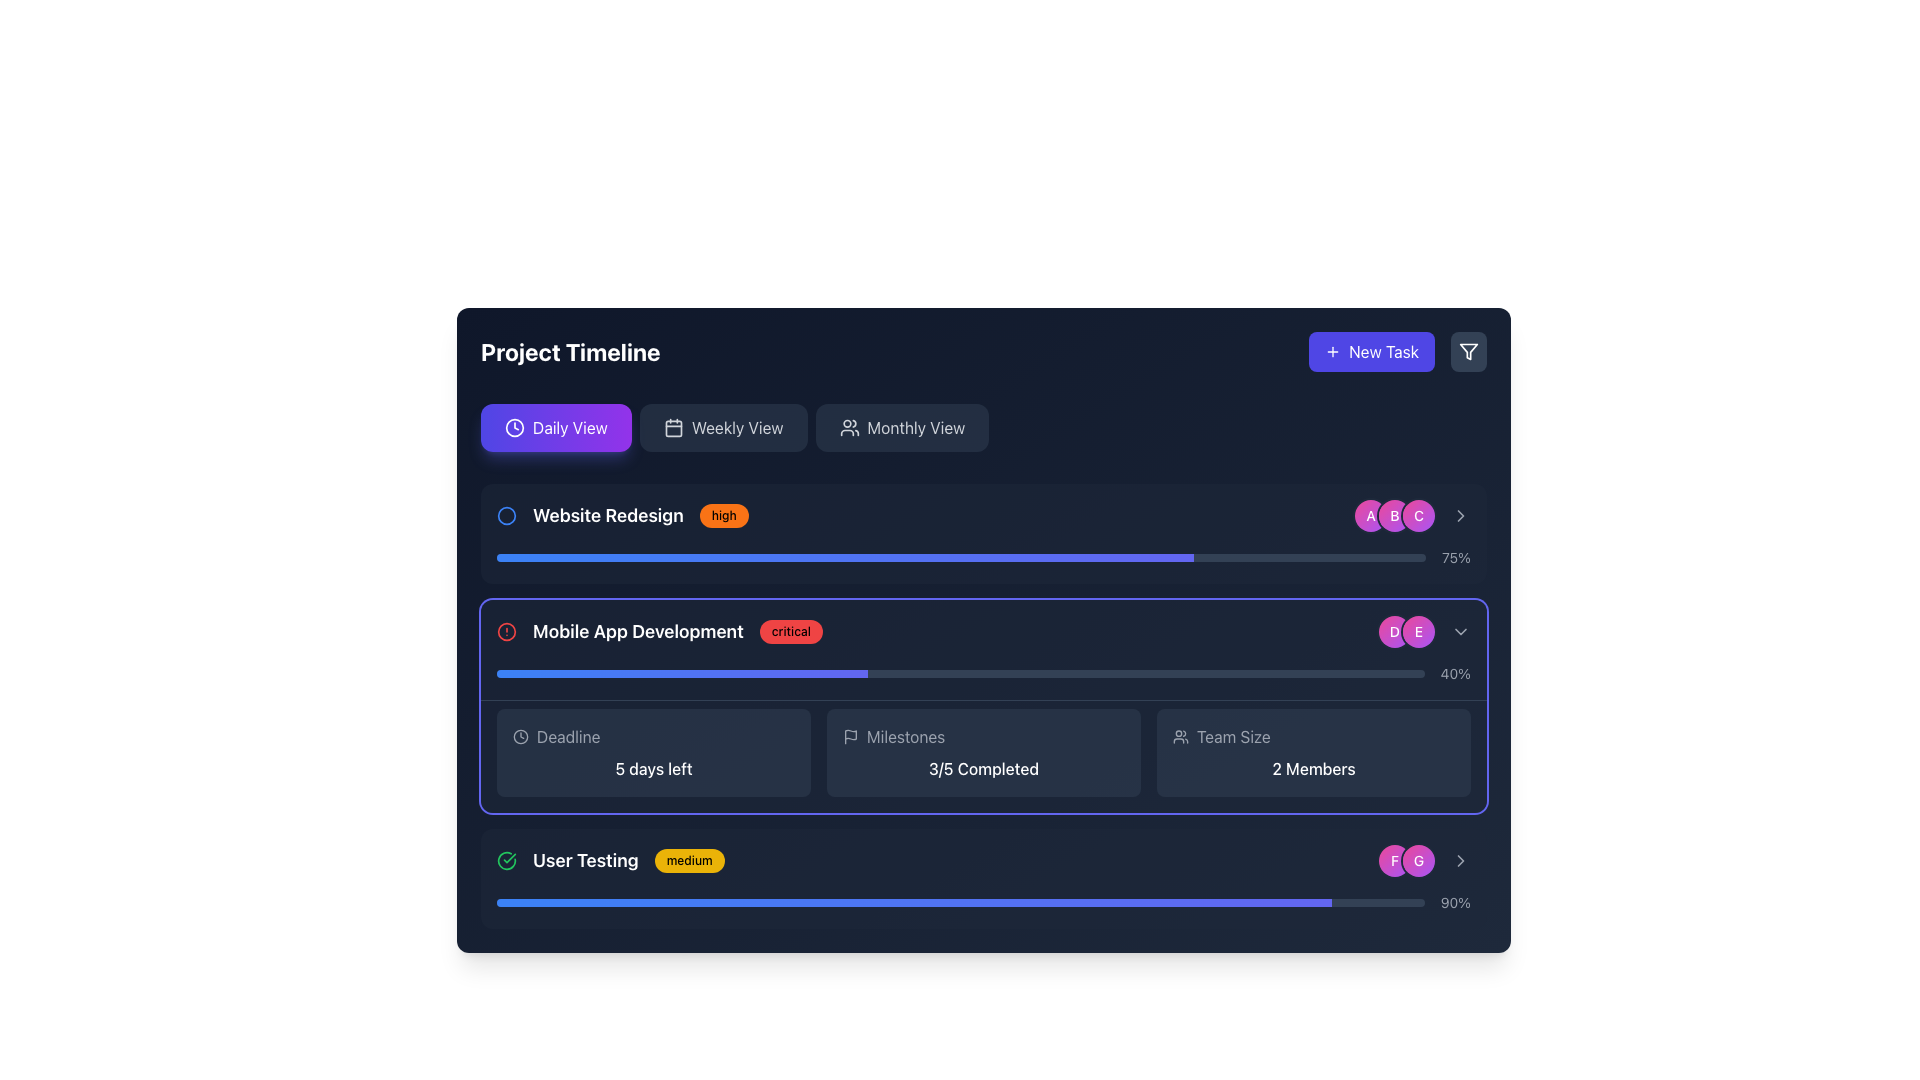  I want to click on the Info box displaying the deadline for a task under the 'Mobile App Development' section to focus or expand details, so click(653, 752).